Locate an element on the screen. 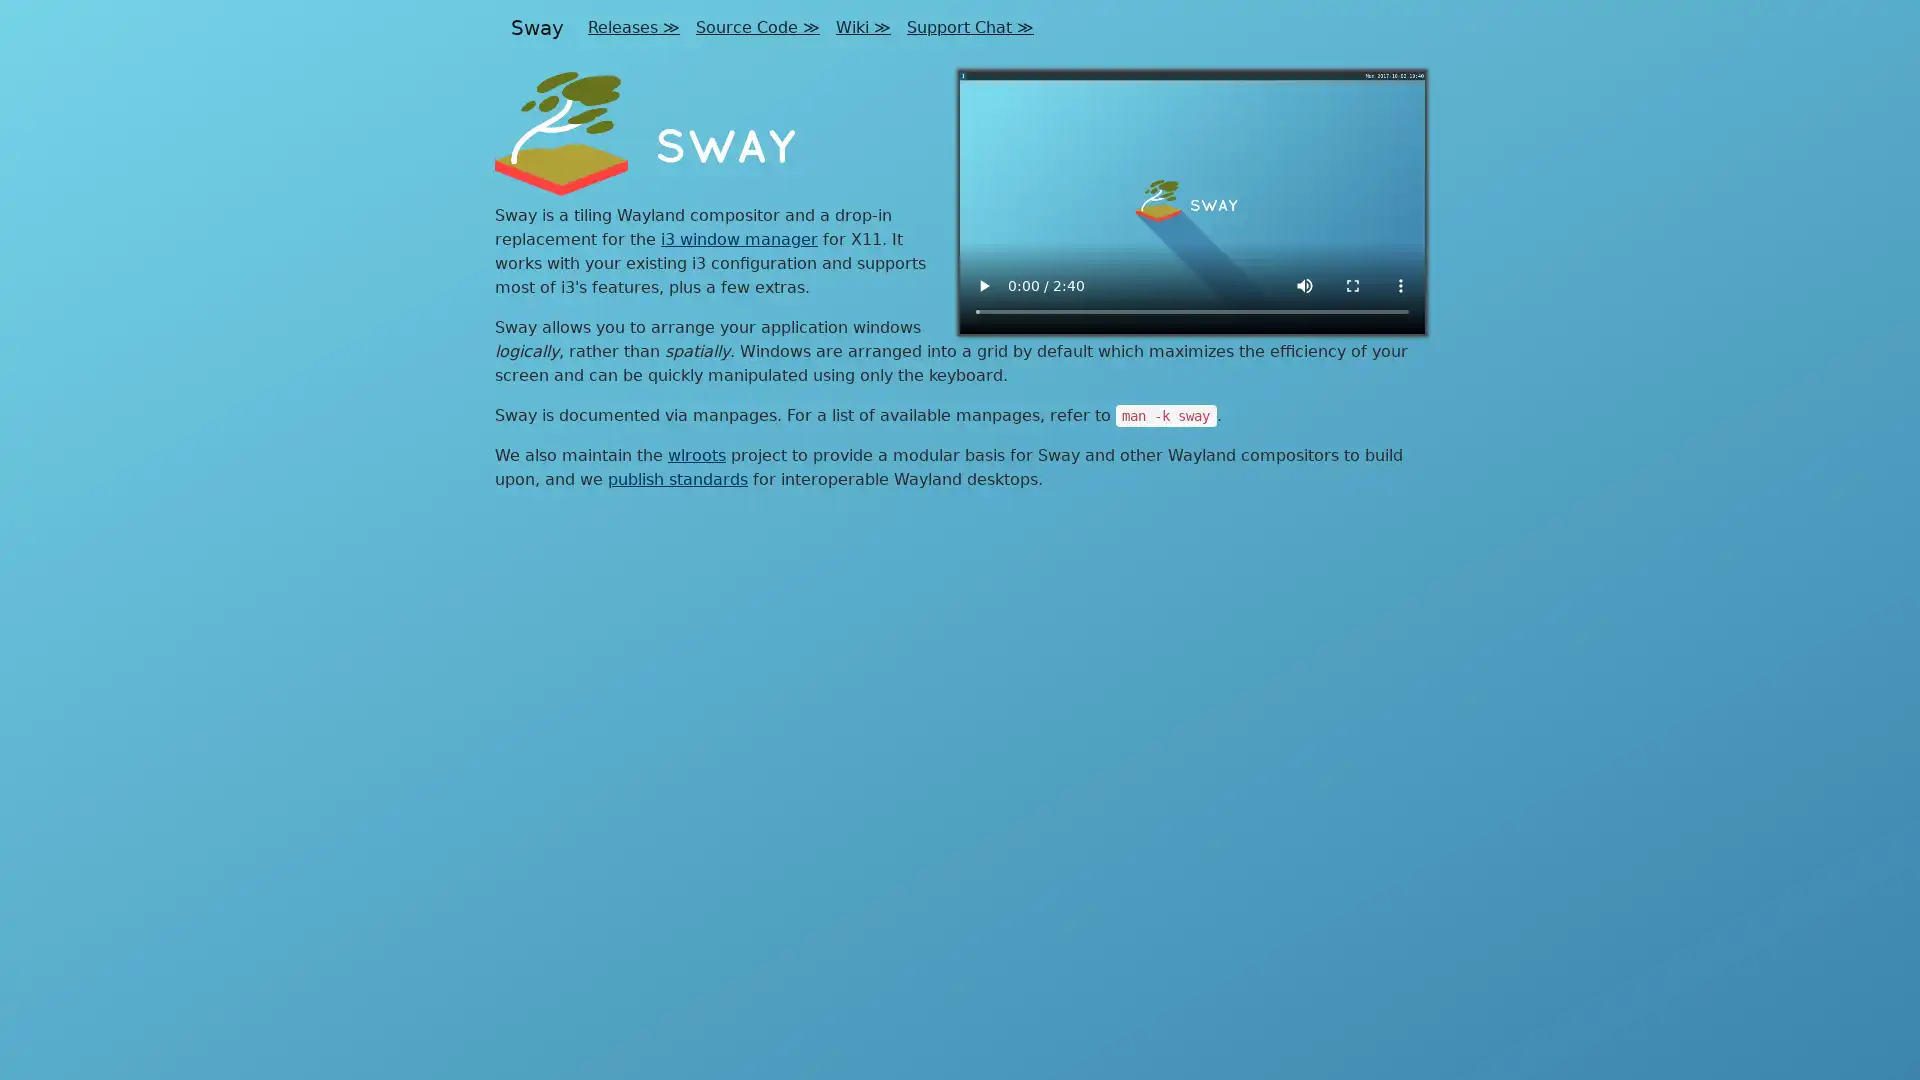 This screenshot has height=1080, width=1920. show more media controls is located at coordinates (1400, 285).